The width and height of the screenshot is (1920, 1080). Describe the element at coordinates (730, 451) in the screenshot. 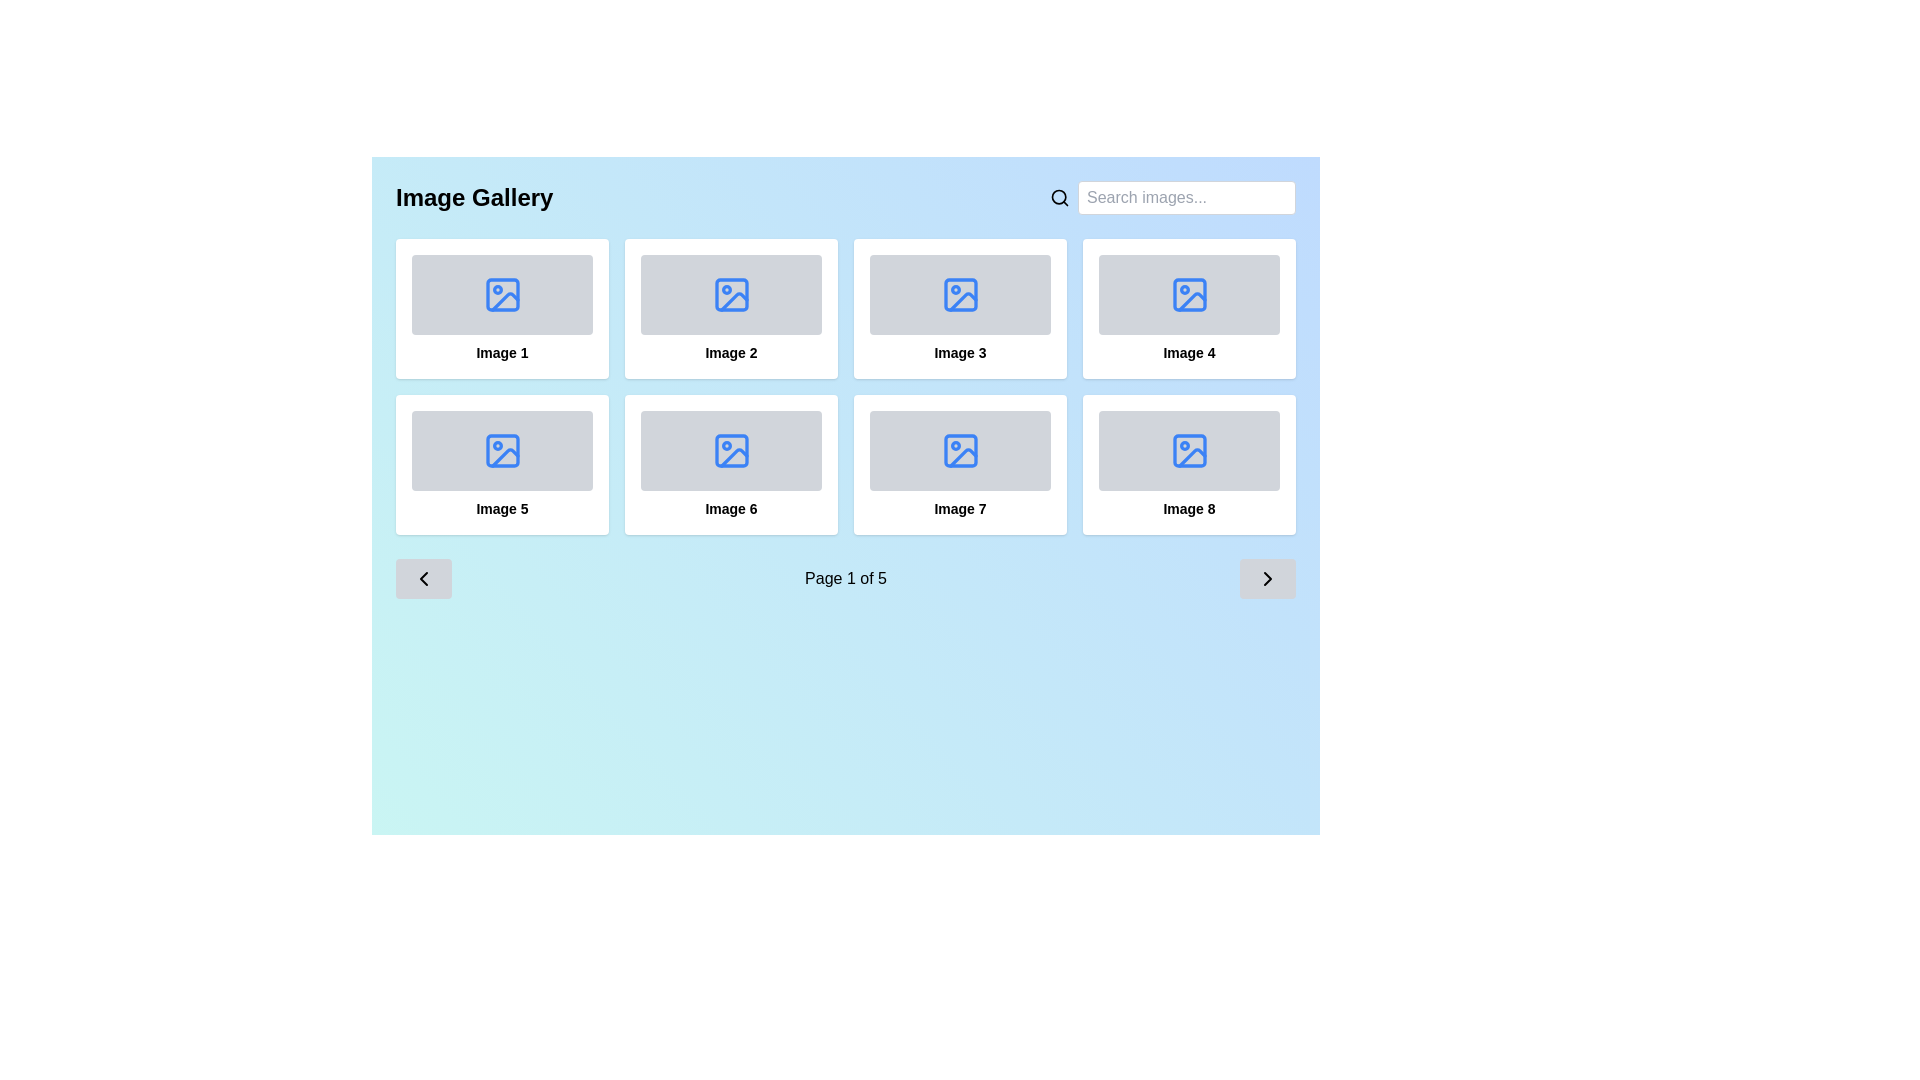

I see `the rounded corner rectangle element within the image placeholder icon associated with the 'Image 6' tile in the image gallery` at that location.